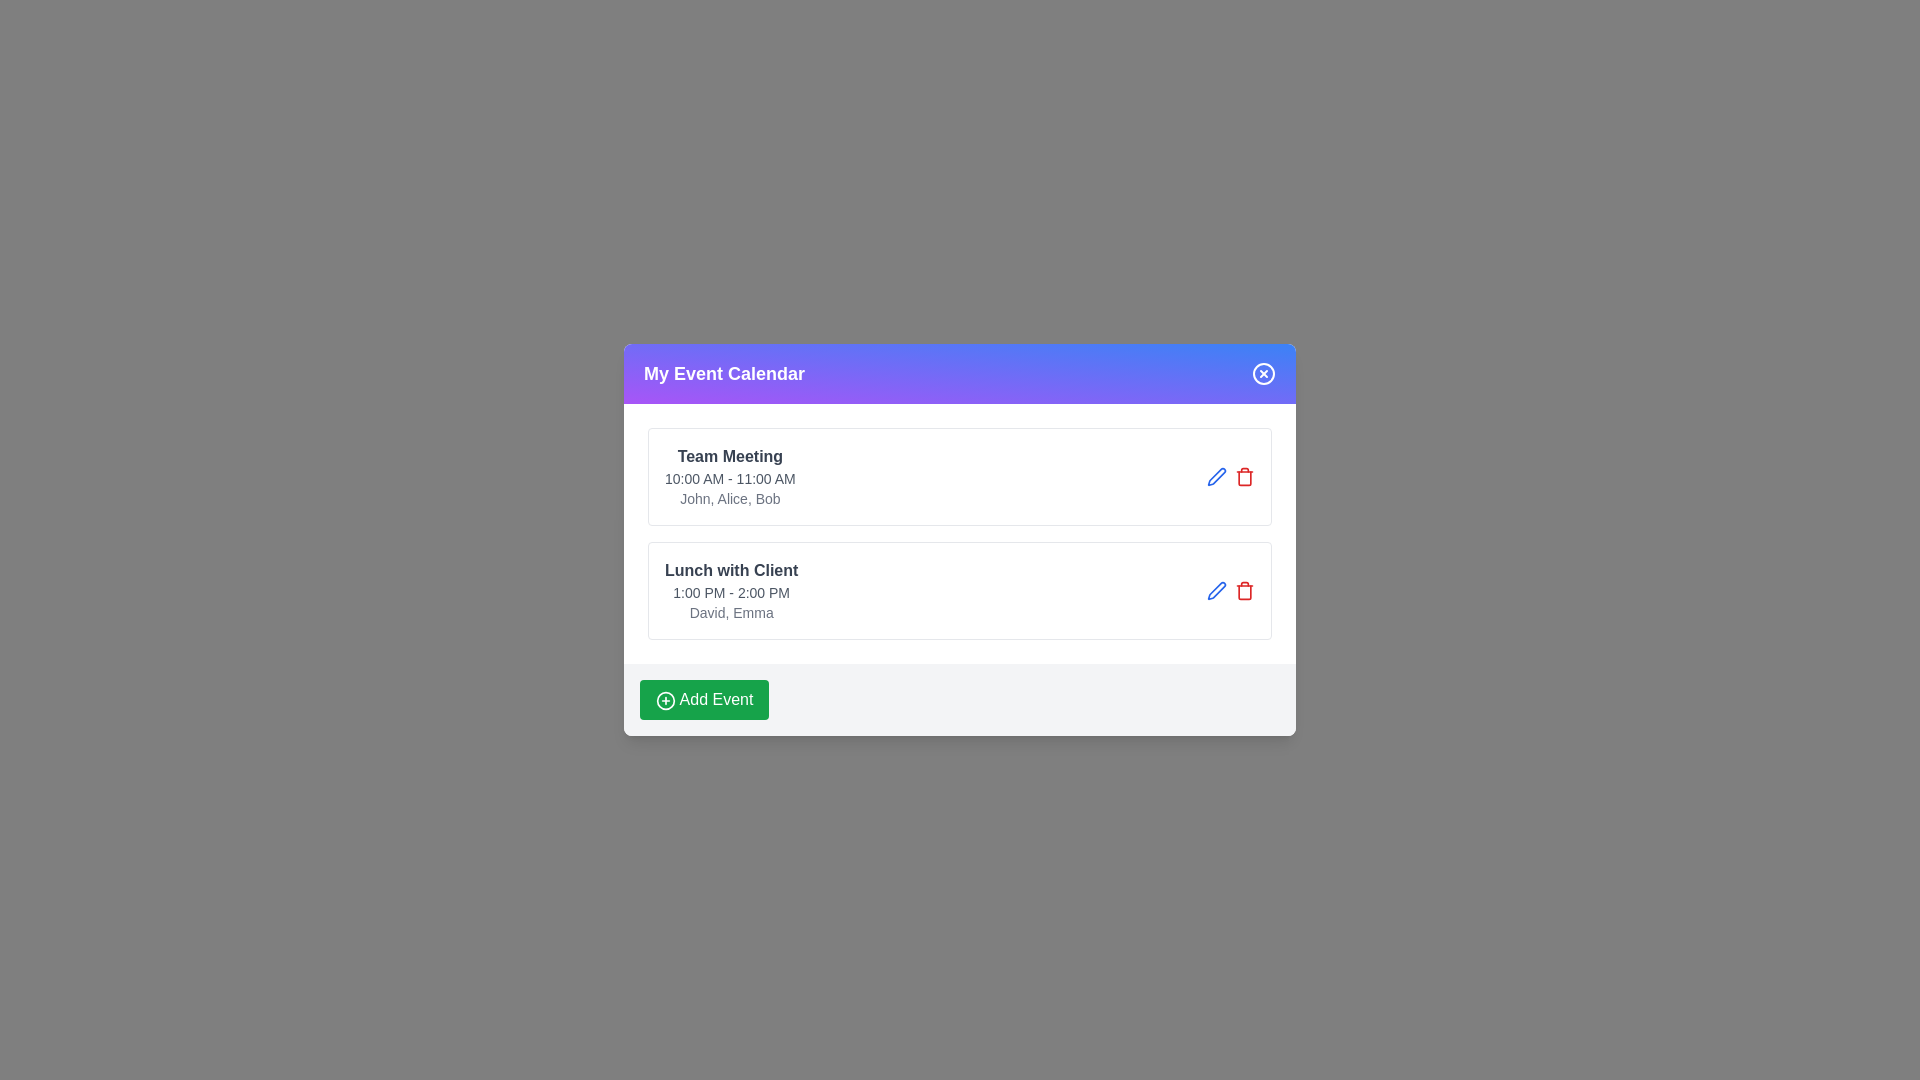 This screenshot has width=1920, height=1080. Describe the element at coordinates (730, 612) in the screenshot. I see `the text label indicating the attendees of the 'Lunch with Client' event, located below the time range '1:00 PM - 2:00 PM' in the calendar interface` at that location.